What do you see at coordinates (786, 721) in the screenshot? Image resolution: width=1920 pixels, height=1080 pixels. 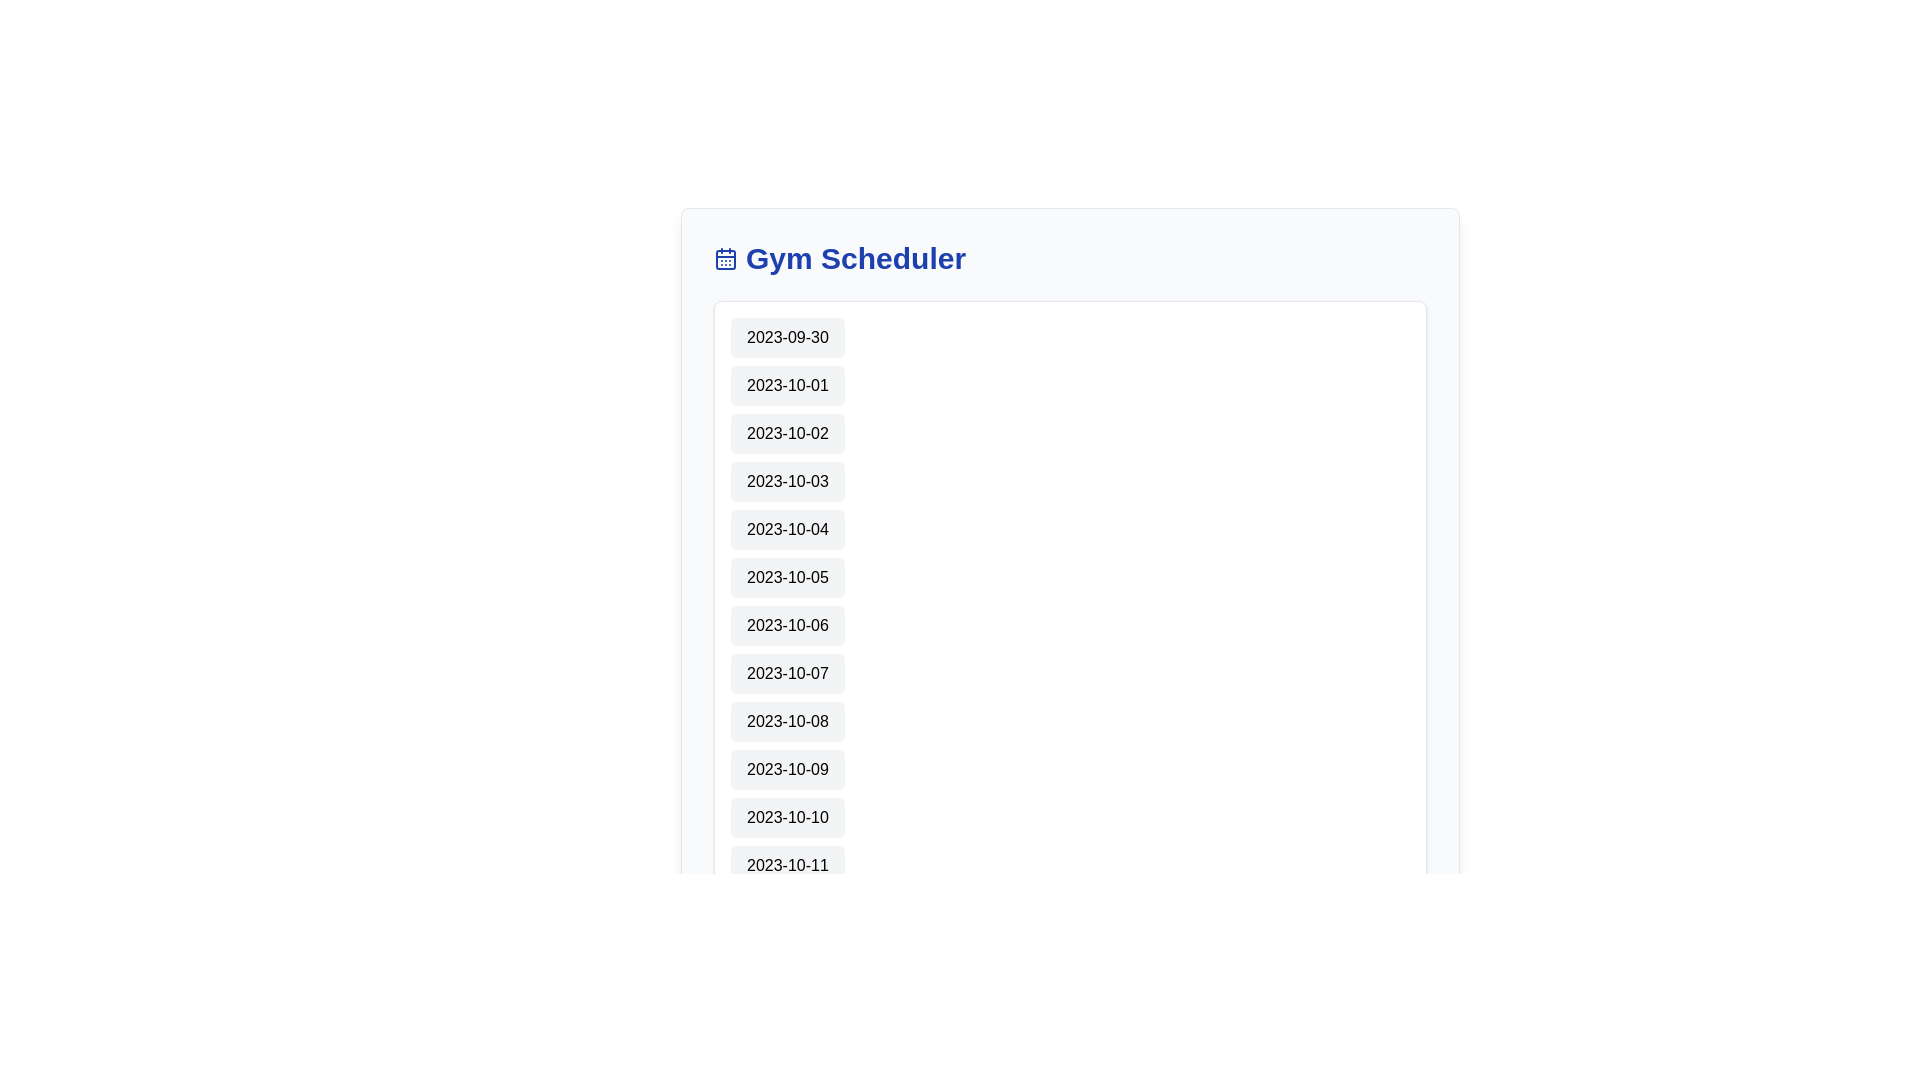 I see `the selectable date option button located in the scheduler interface, which is the ninth item in a vertical list of date buttons, positioned between '2023-10-07' and '2023-10-09'` at bounding box center [786, 721].